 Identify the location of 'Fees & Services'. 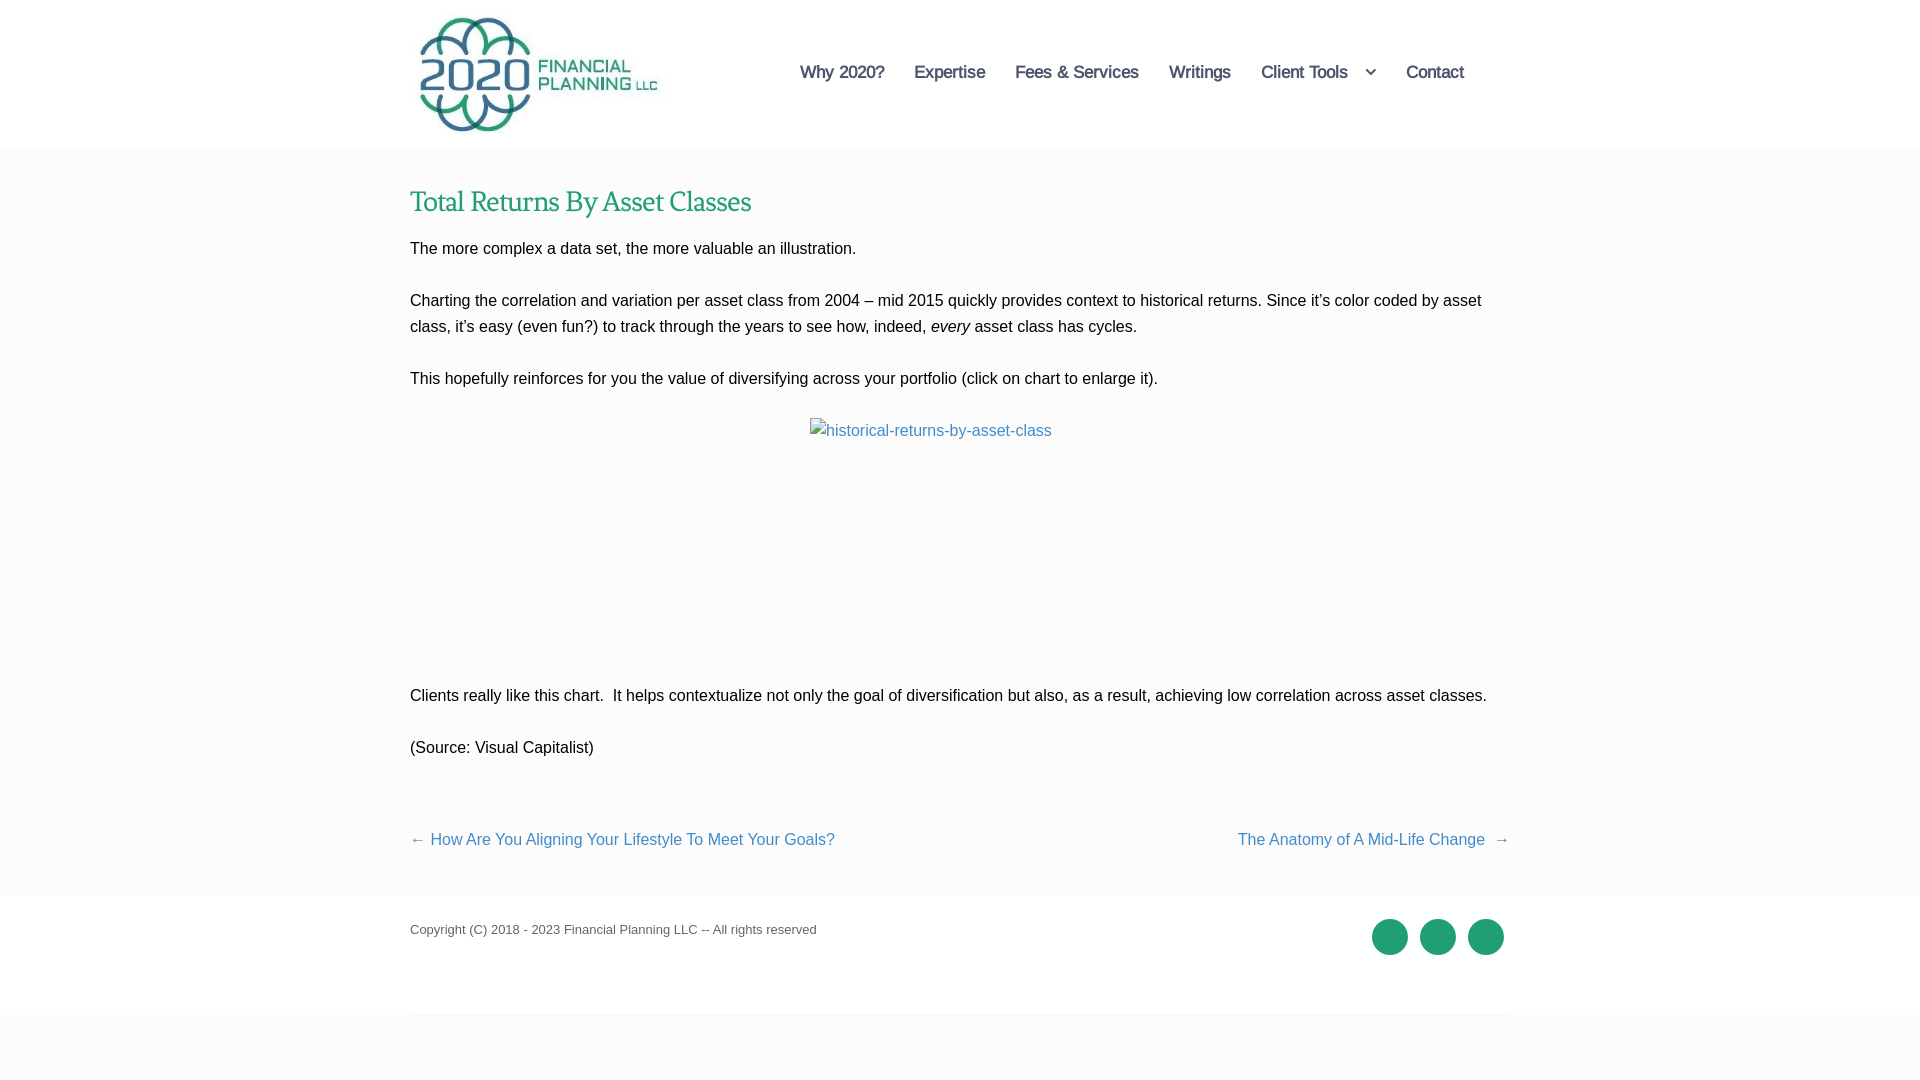
(1075, 72).